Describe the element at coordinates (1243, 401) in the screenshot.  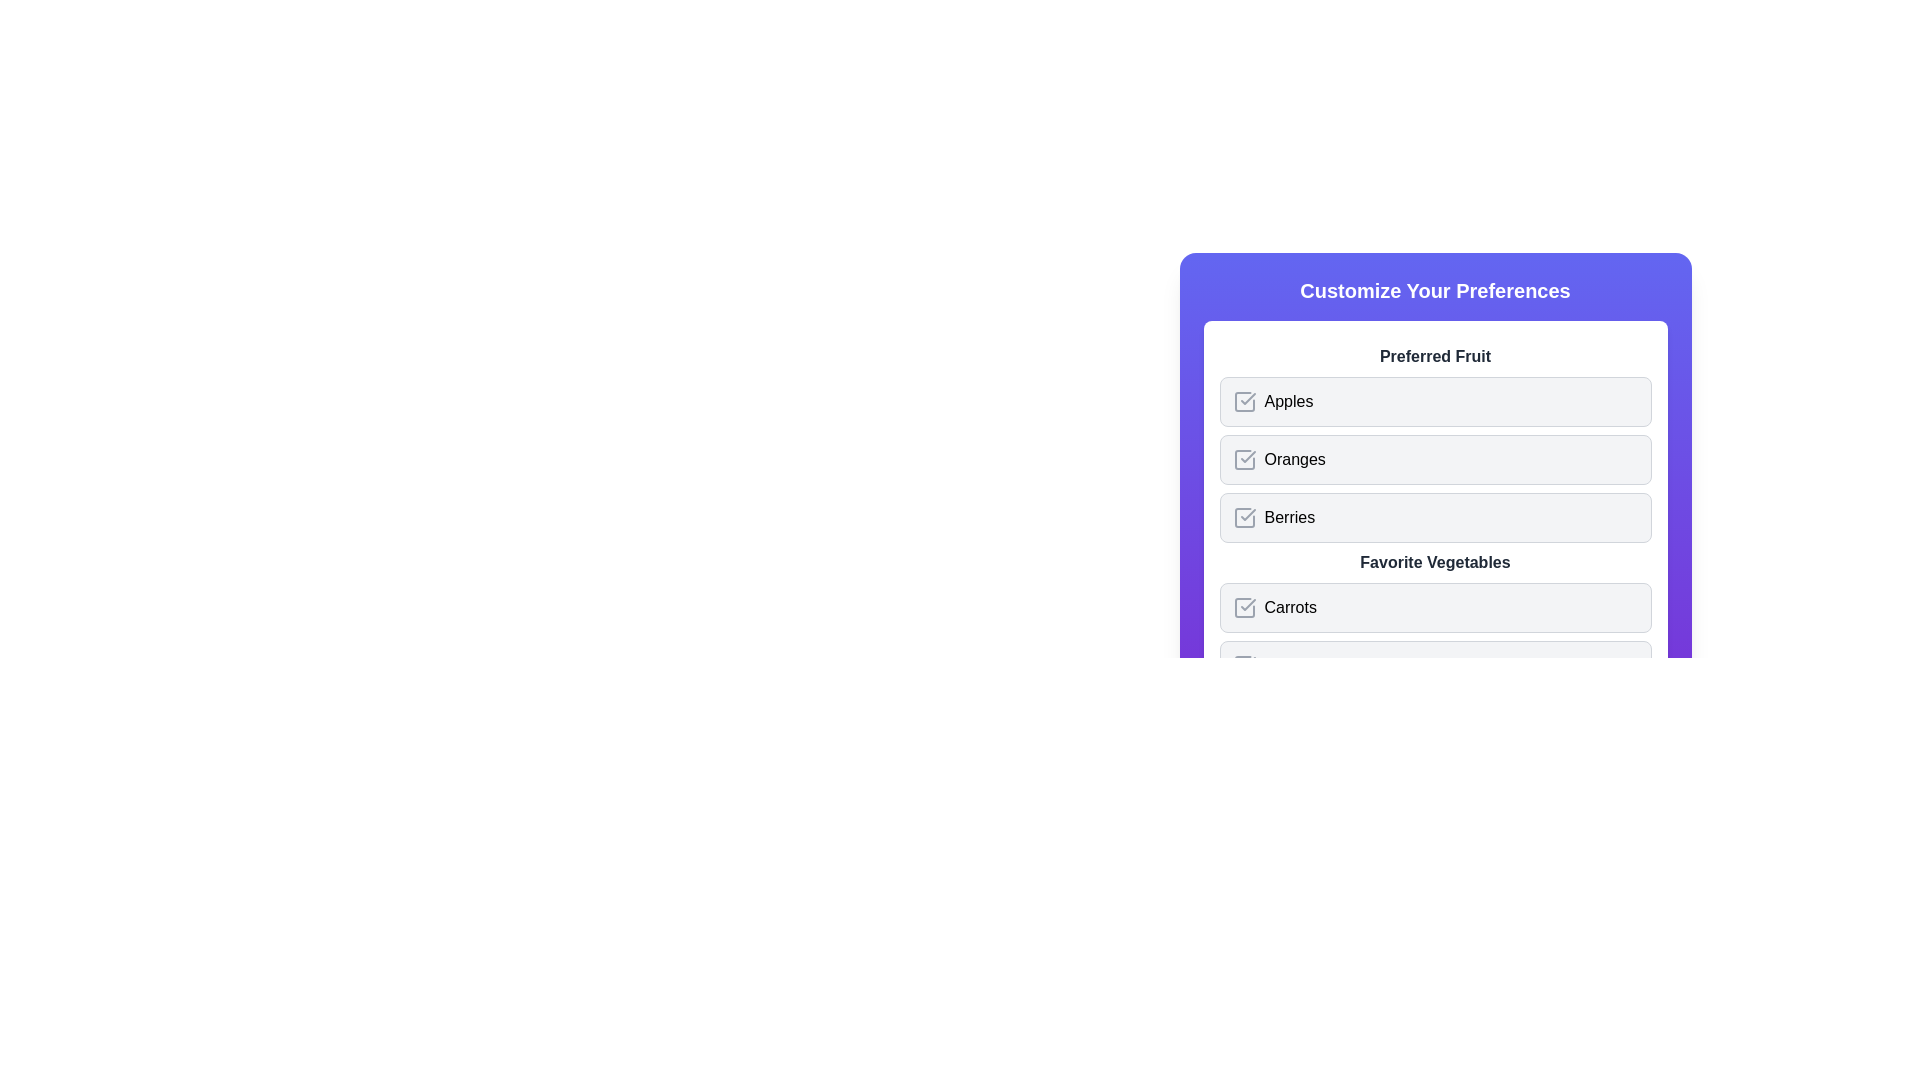
I see `the rectangular border of the SVG checkbox for the 'Apples' option in the 'Preferred Fruit' section to interact with the checkbox` at that location.